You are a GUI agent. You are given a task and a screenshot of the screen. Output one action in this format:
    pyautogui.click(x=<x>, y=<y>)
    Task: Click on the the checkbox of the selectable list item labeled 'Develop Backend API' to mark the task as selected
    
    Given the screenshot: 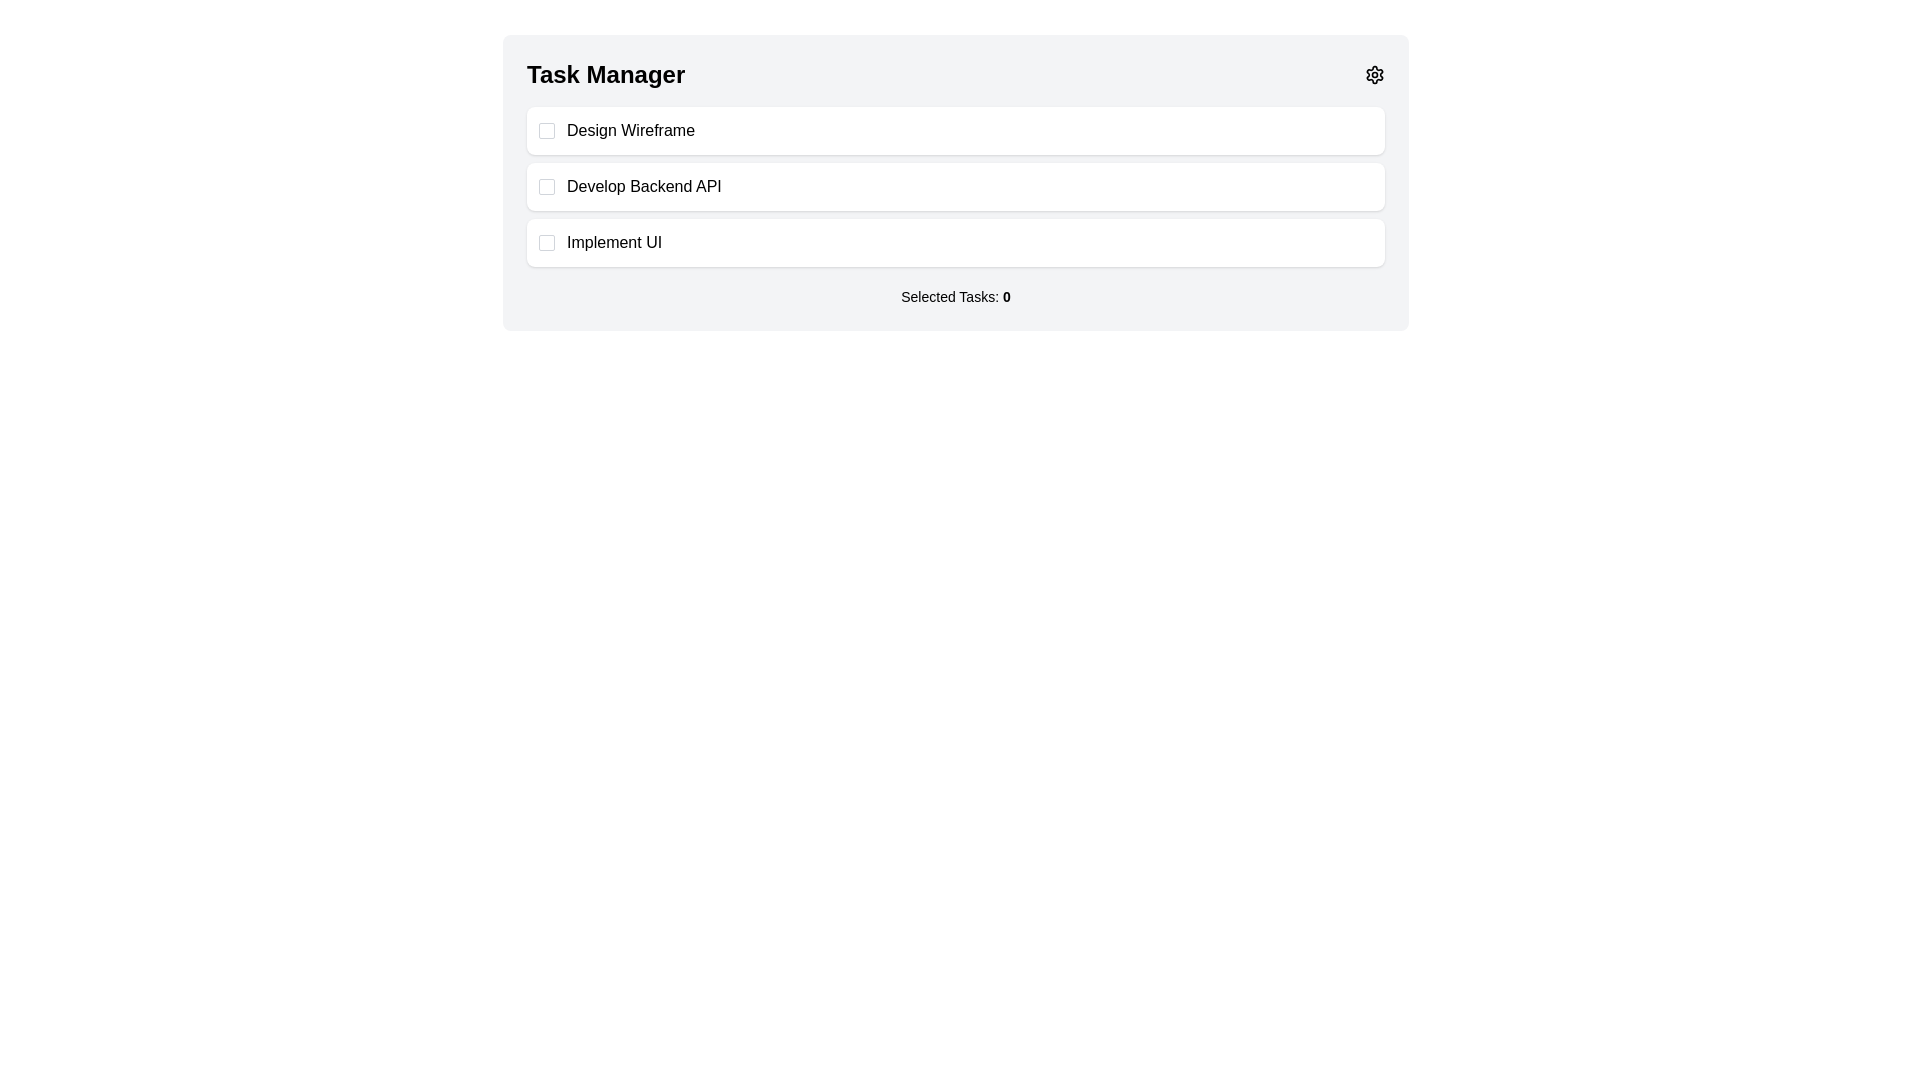 What is the action you would take?
    pyautogui.click(x=954, y=182)
    